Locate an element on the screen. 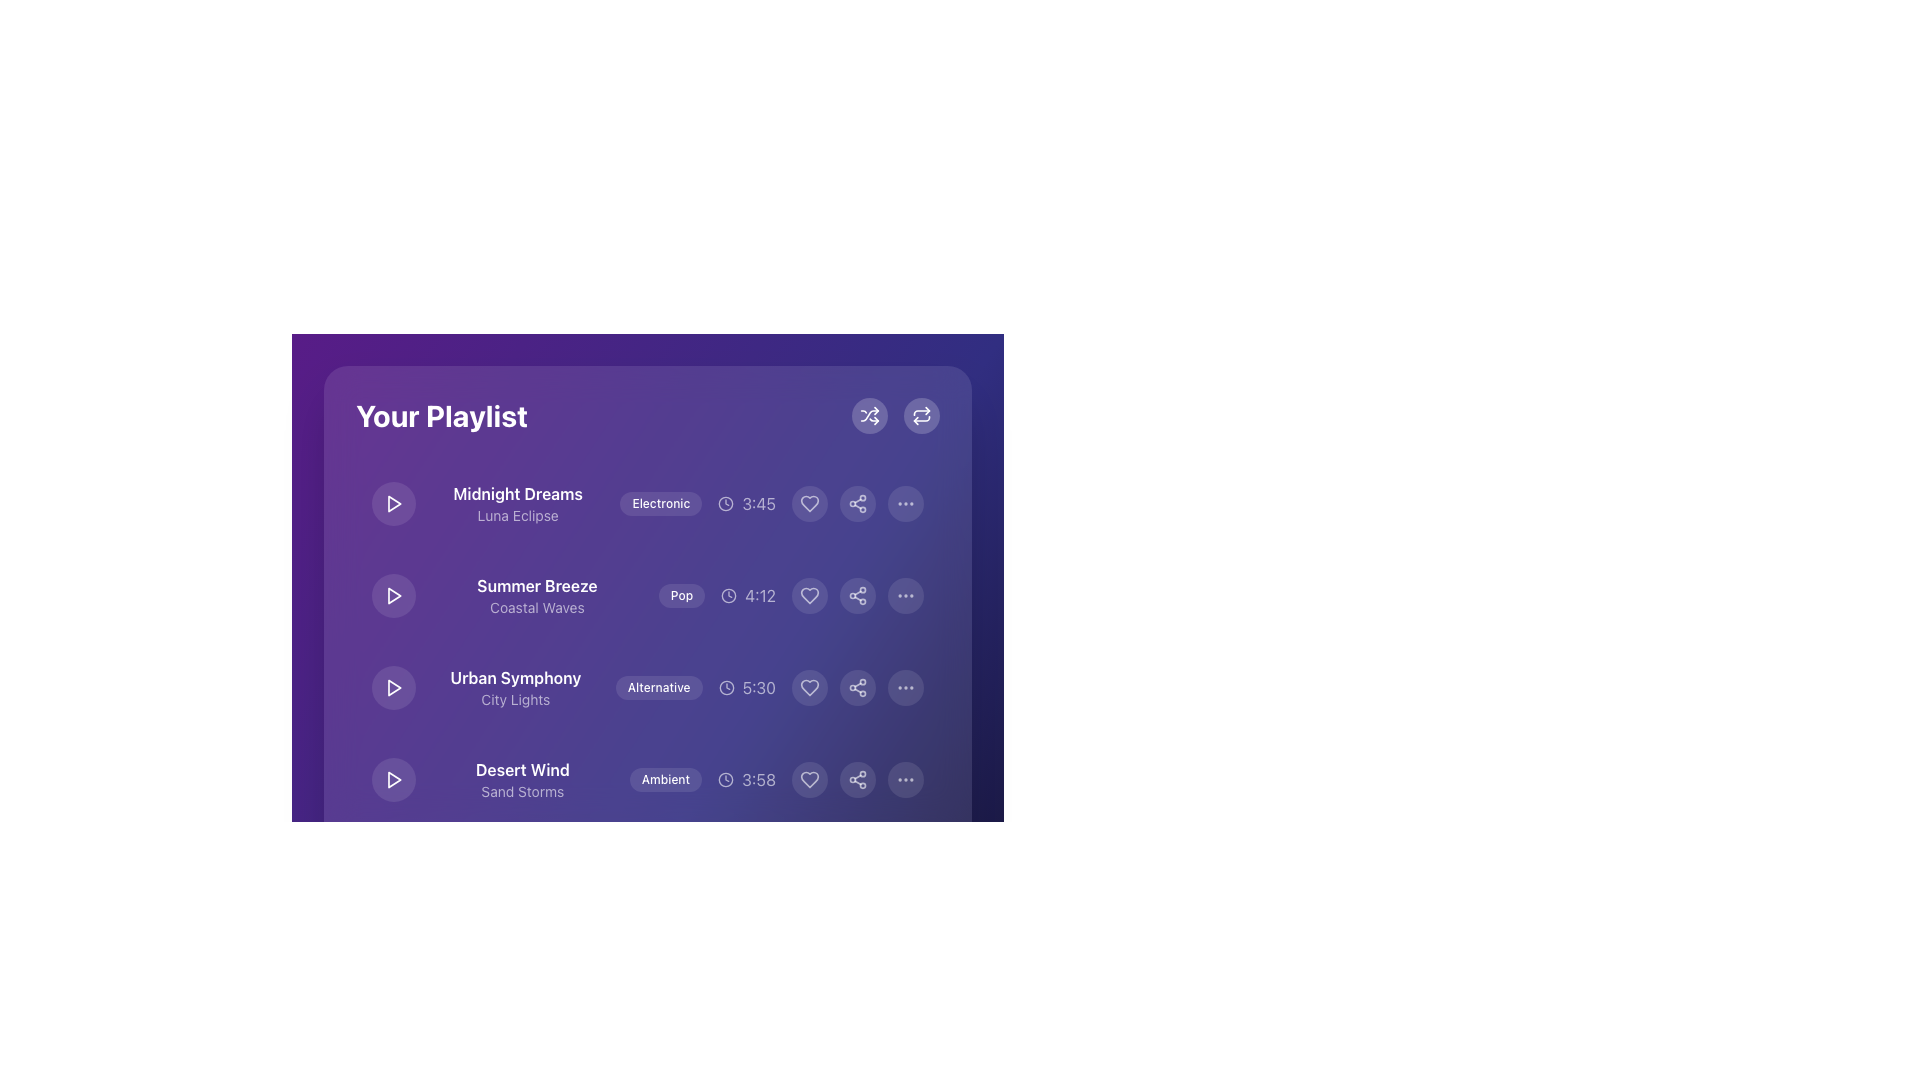 This screenshot has height=1080, width=1920. the heart-shaped icon located in the first item's row of the playlist interface to mark the associated content as favorite is located at coordinates (810, 503).